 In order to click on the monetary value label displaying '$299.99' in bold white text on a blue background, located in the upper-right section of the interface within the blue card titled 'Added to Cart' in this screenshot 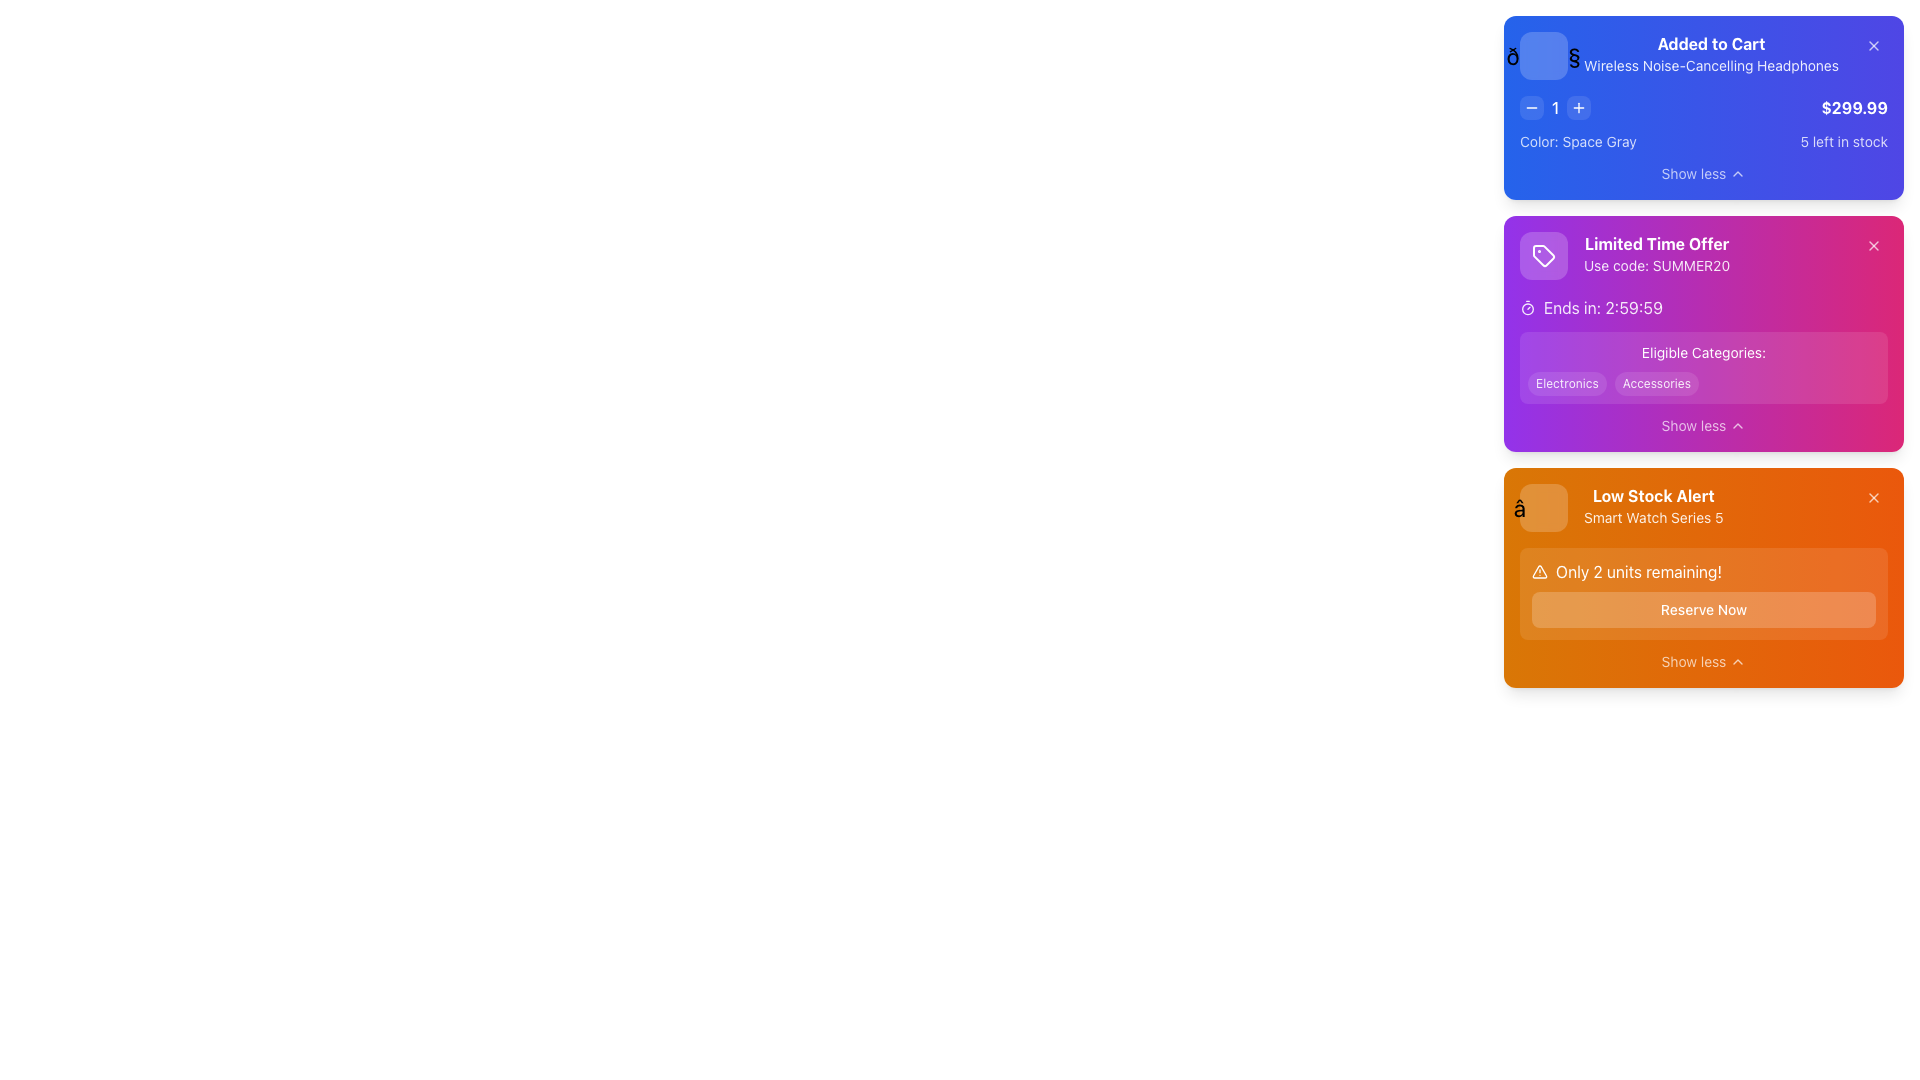, I will do `click(1853, 108)`.